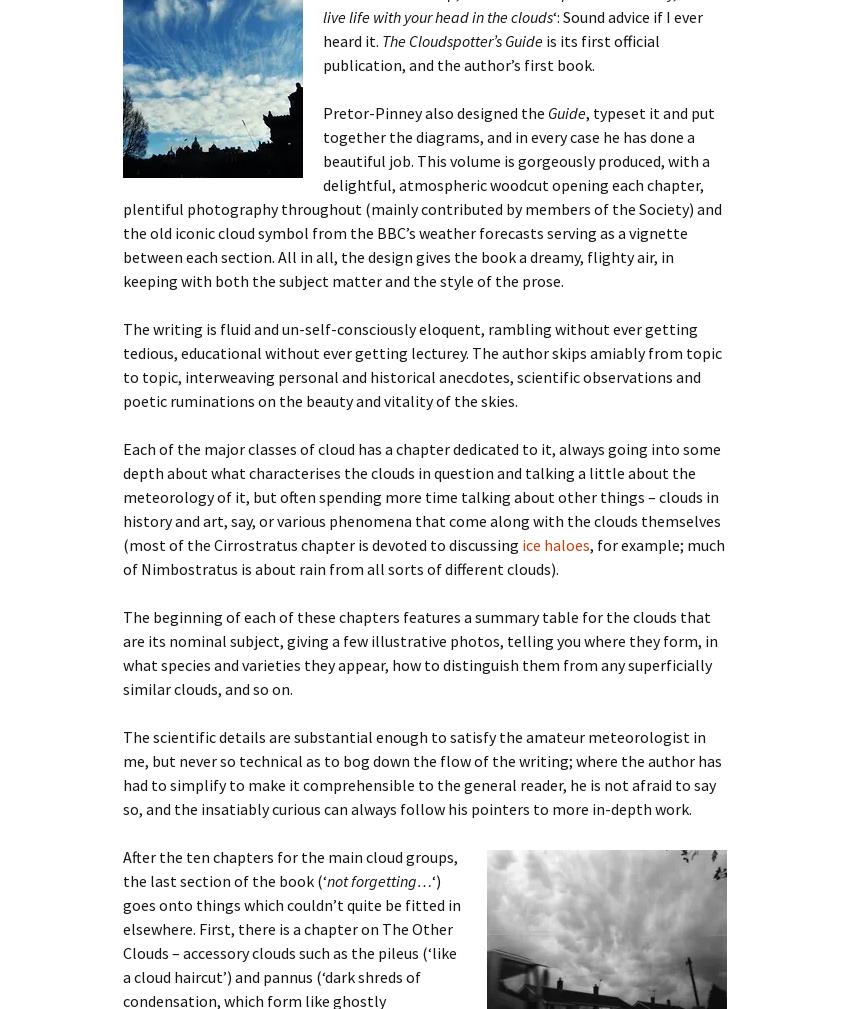  Describe the element at coordinates (511, 27) in the screenshot. I see `'‘: Sound advice if I ever heard it.'` at that location.